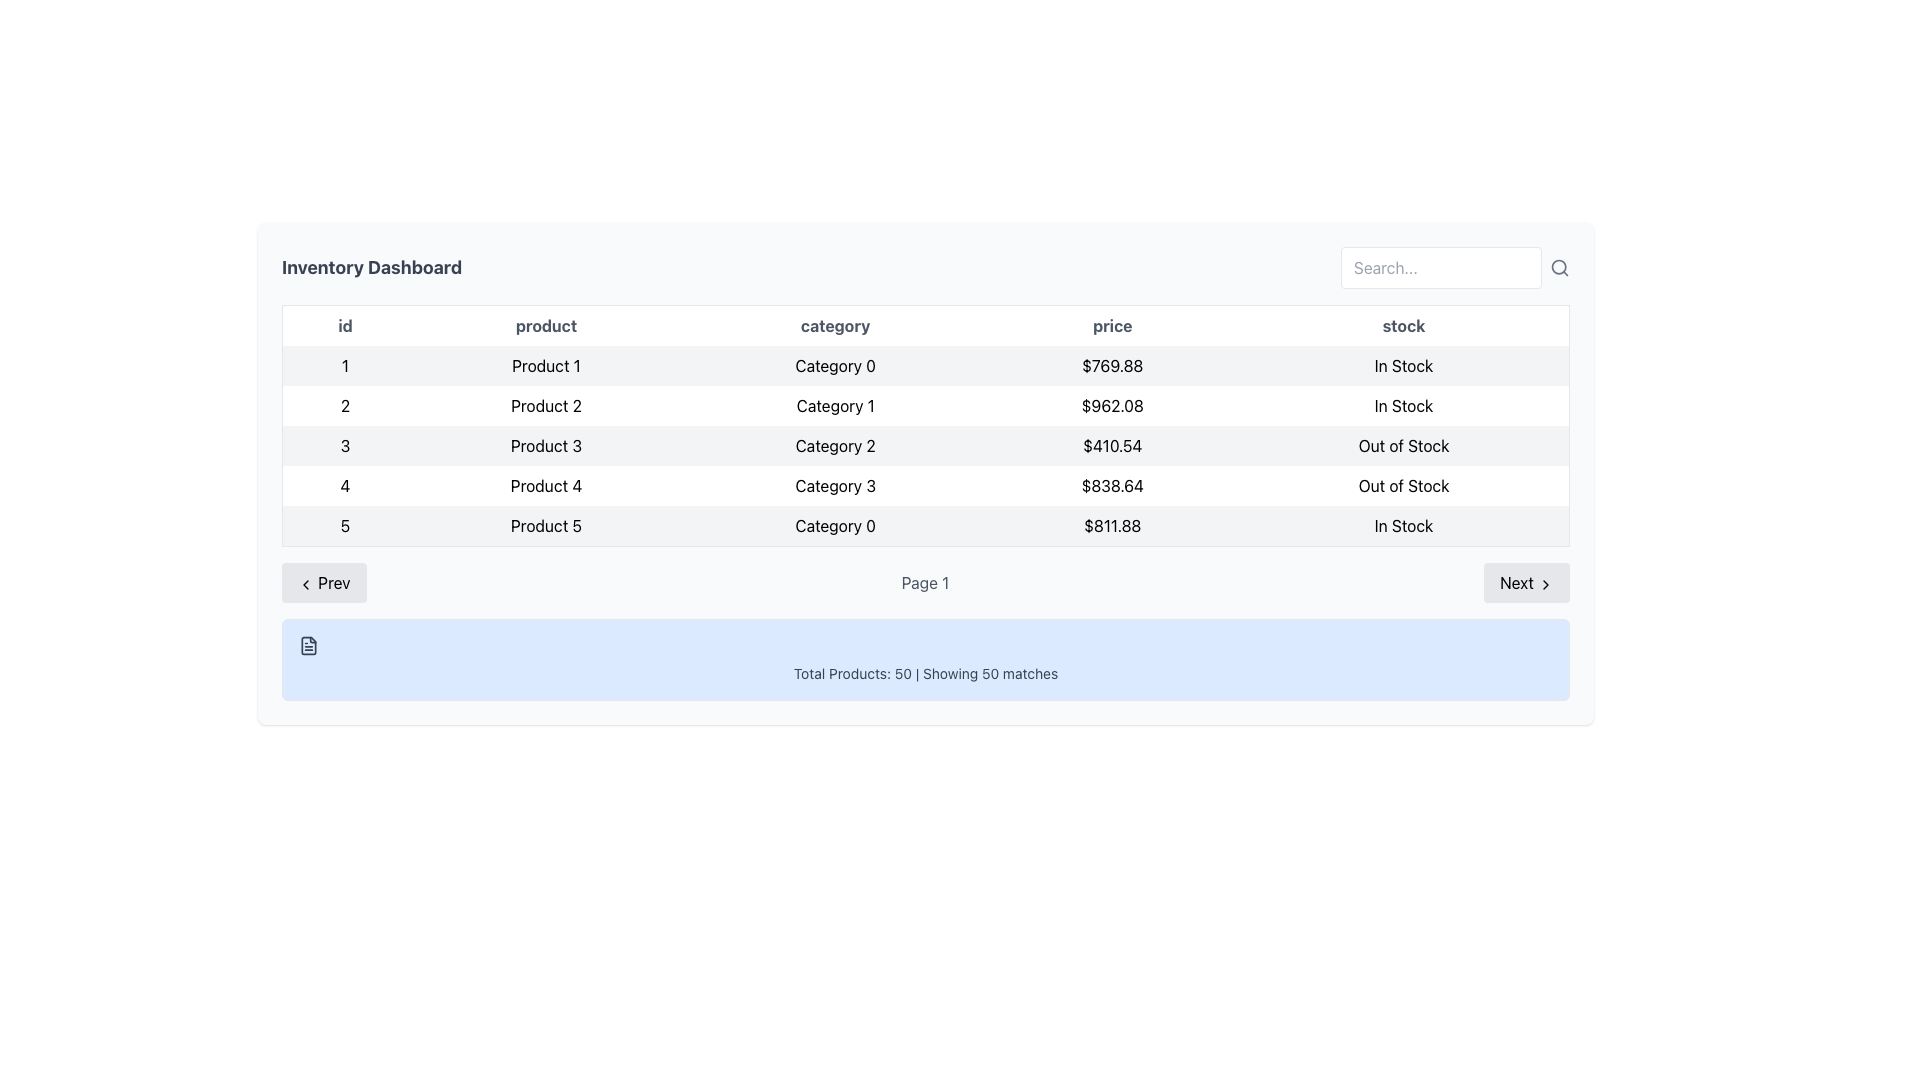 The width and height of the screenshot is (1920, 1080). I want to click on main title text label located in the upper-left region of the interface, above the inventory details table, so click(372, 266).